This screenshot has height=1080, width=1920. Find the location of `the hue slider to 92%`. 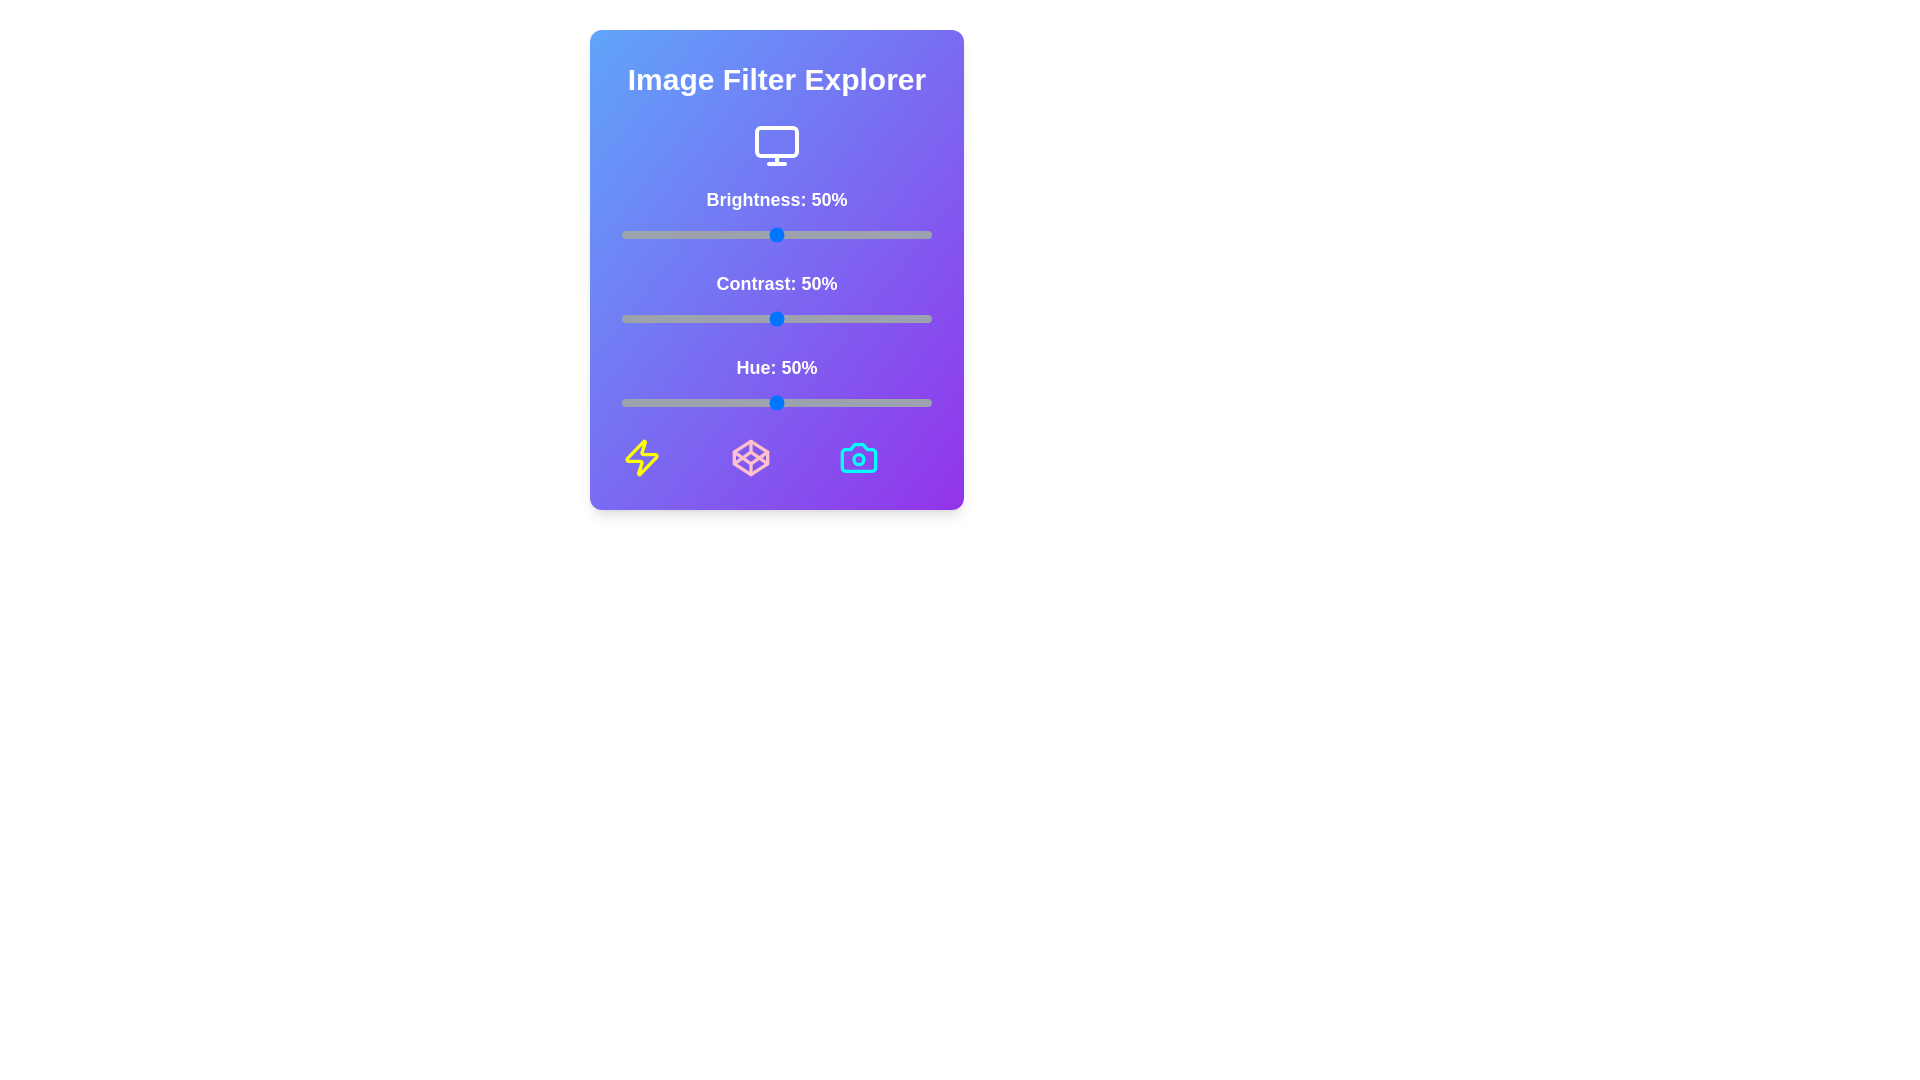

the hue slider to 92% is located at coordinates (906, 402).